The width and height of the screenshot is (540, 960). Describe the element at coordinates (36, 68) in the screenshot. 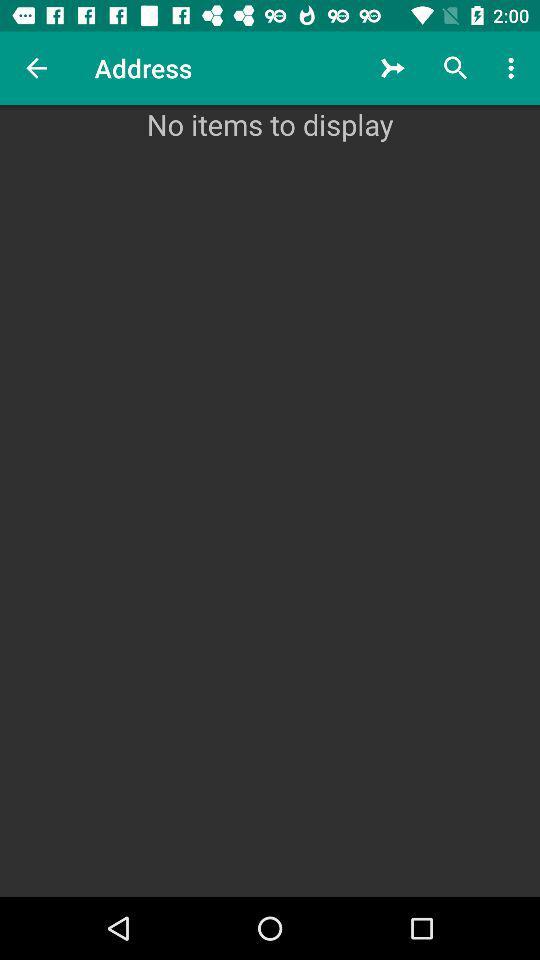

I see `item to the left of the address icon` at that location.